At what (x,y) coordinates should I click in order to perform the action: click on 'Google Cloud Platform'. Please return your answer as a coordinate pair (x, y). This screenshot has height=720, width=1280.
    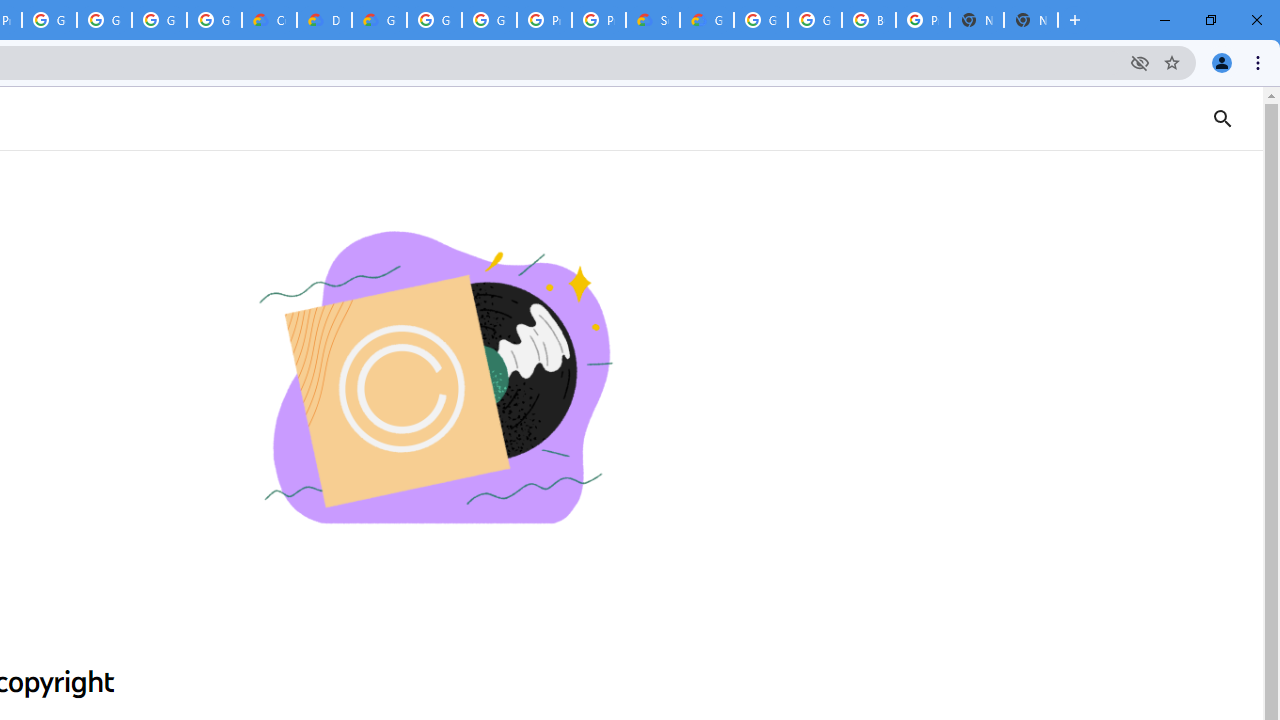
    Looking at the image, I should click on (815, 20).